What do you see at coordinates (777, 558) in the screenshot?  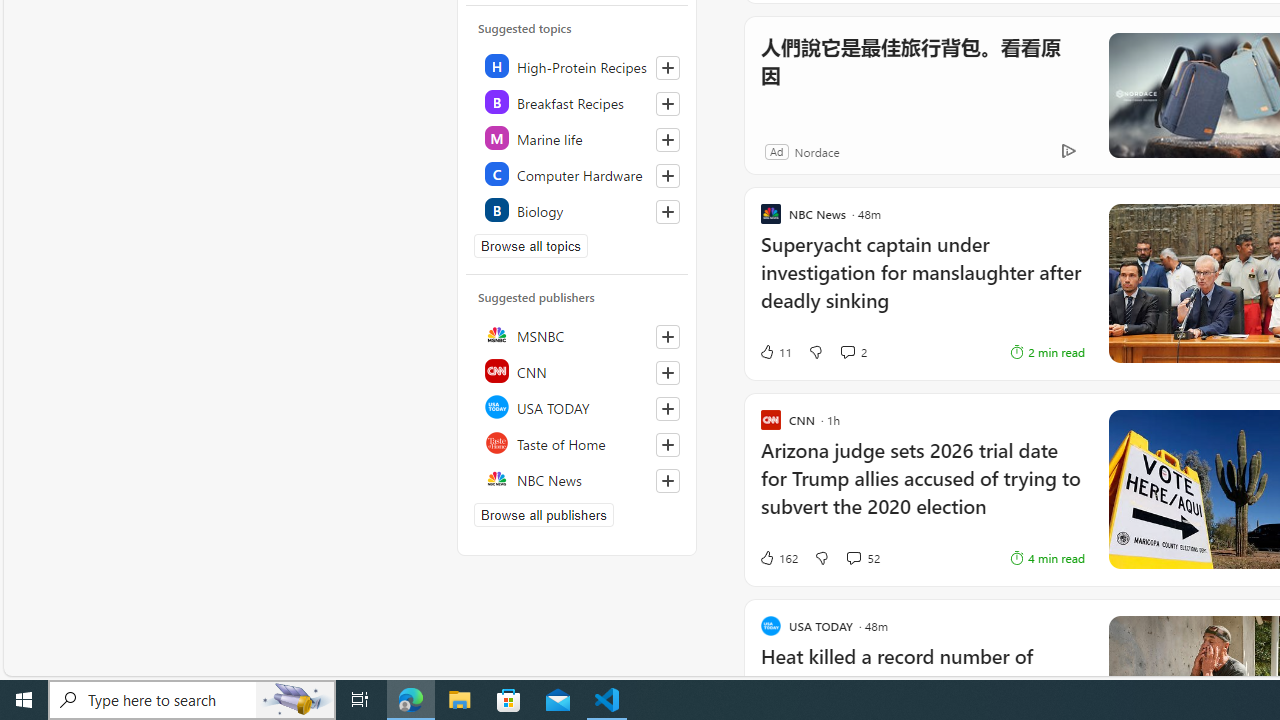 I see `'162 Like'` at bounding box center [777, 558].